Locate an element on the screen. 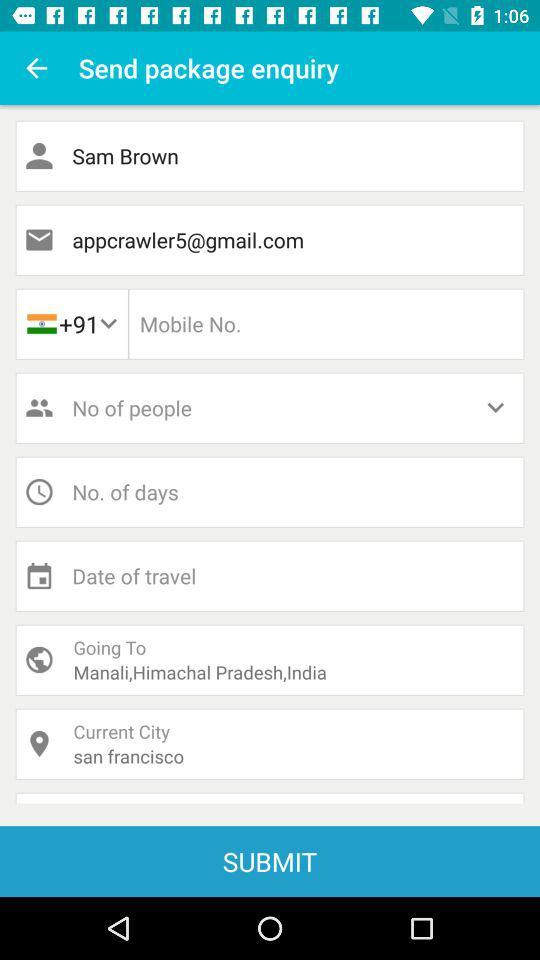 This screenshot has width=540, height=960. the appcrawler5@gmail.com item is located at coordinates (270, 240).